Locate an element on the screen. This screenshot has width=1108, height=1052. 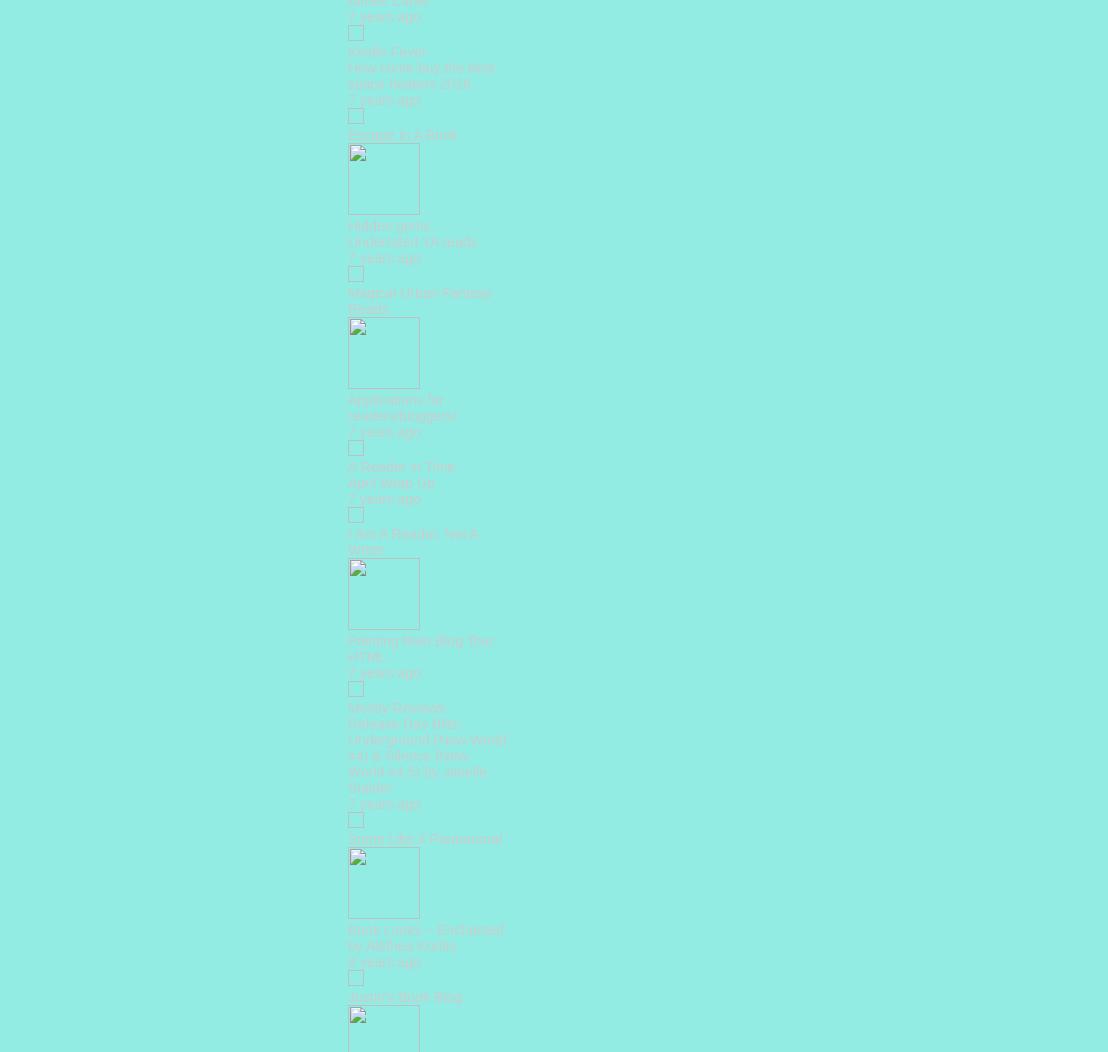
'Escape In A Book' is located at coordinates (402, 133).